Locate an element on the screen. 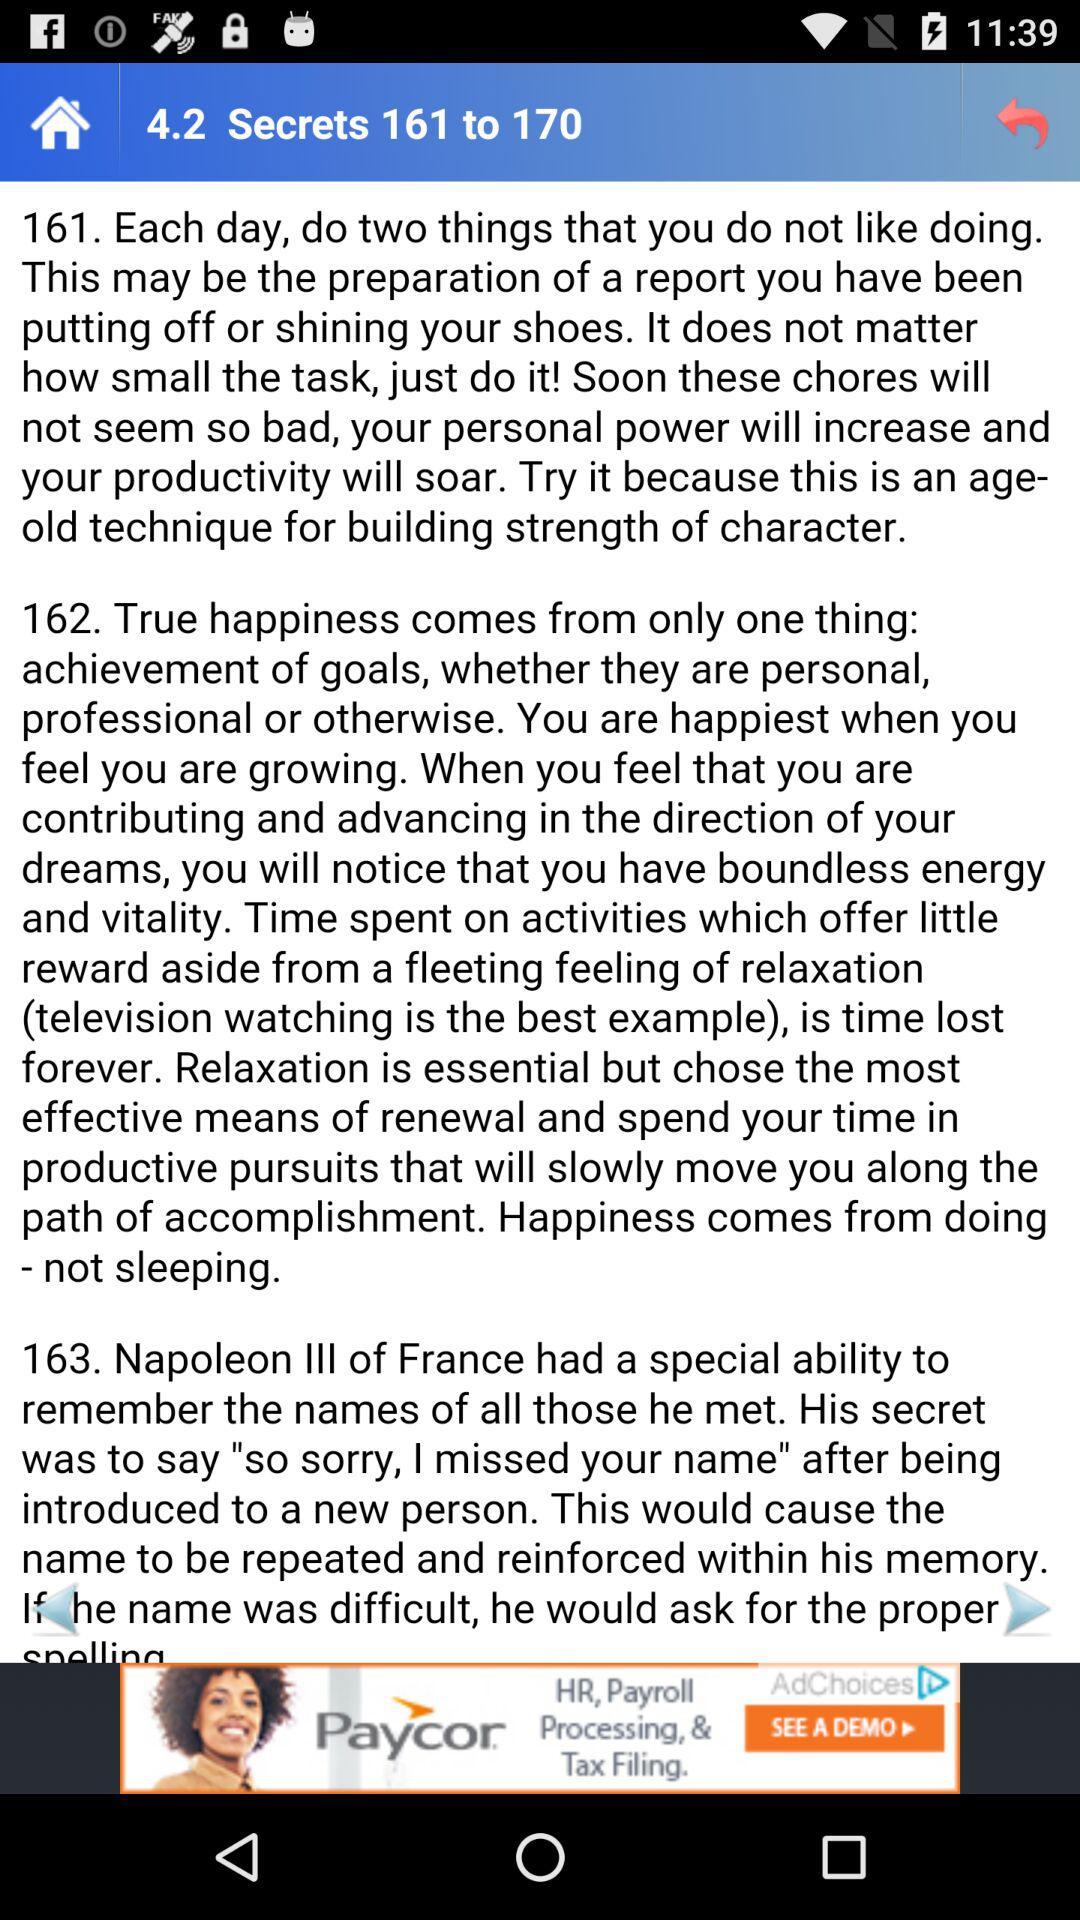 Image resolution: width=1080 pixels, height=1920 pixels. go back is located at coordinates (53, 1608).